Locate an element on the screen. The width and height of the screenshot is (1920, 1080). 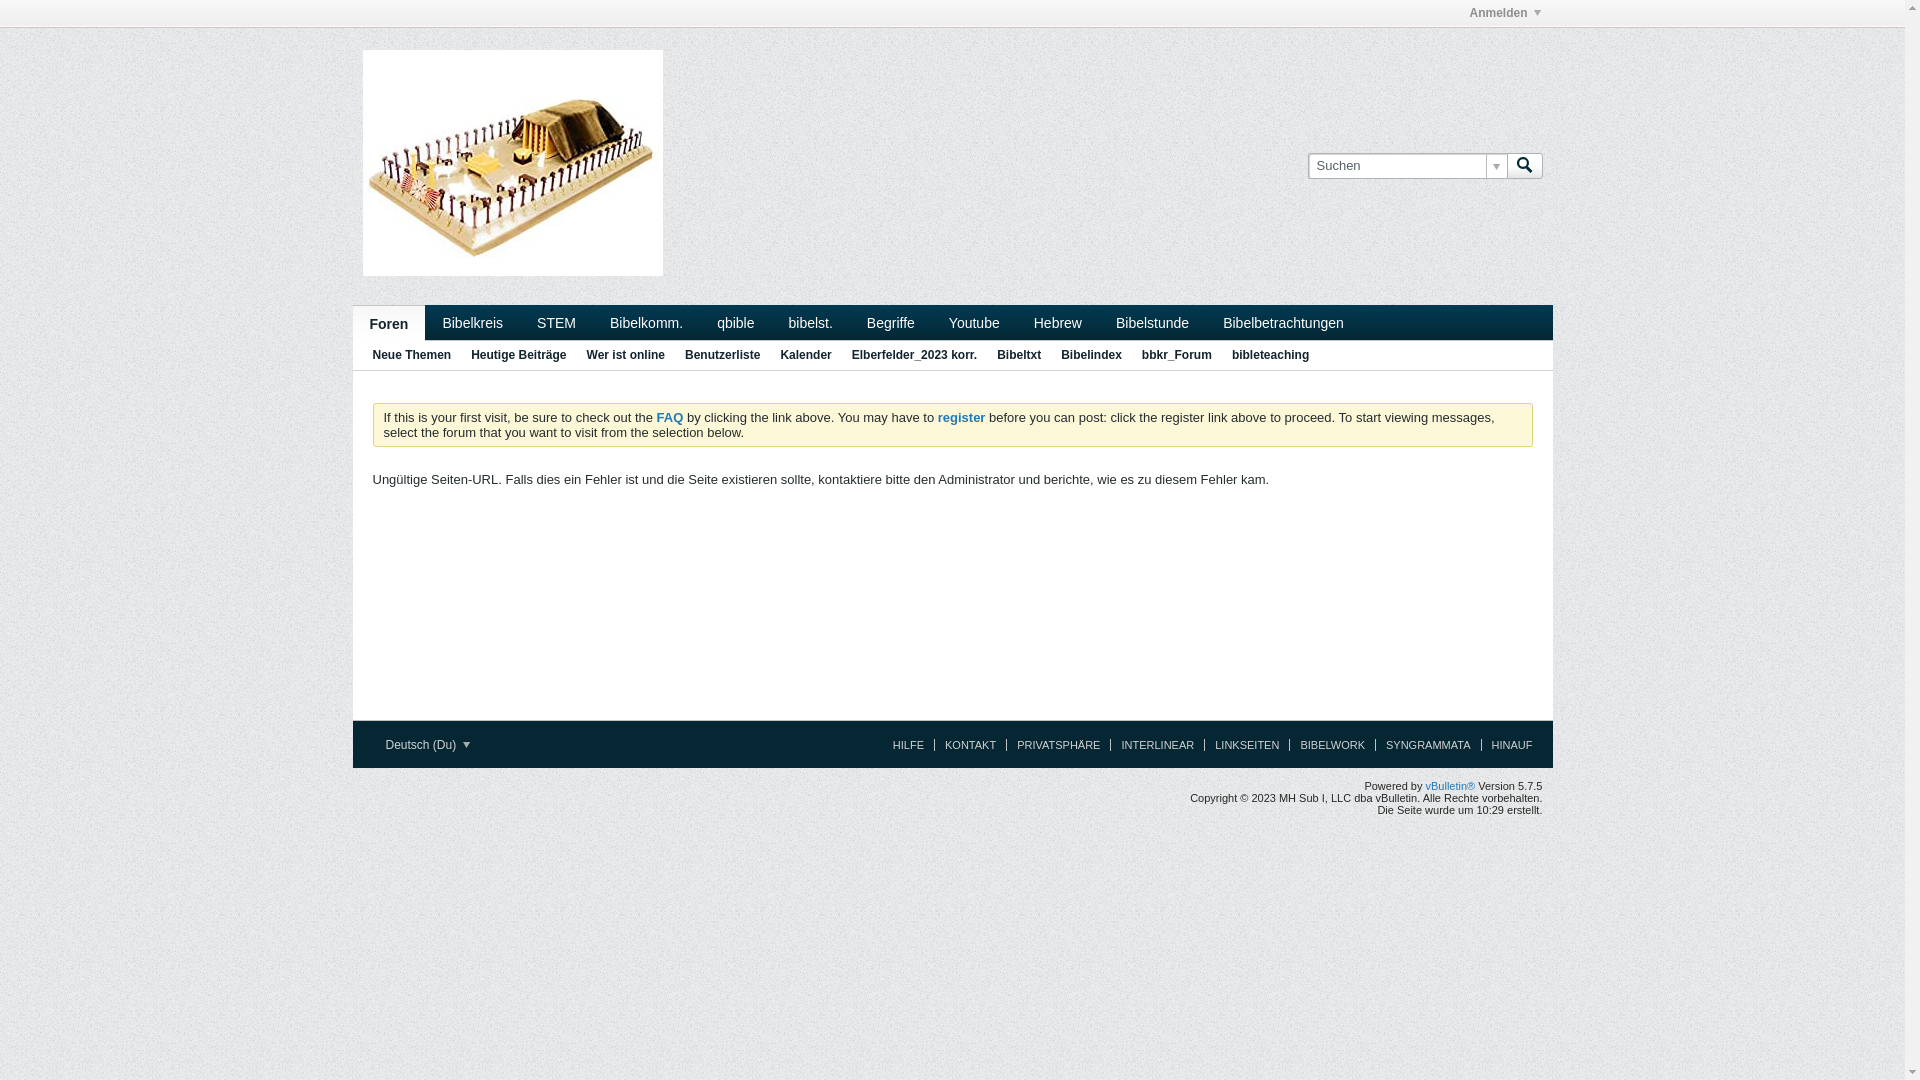
'Benutzerliste' is located at coordinates (721, 354).